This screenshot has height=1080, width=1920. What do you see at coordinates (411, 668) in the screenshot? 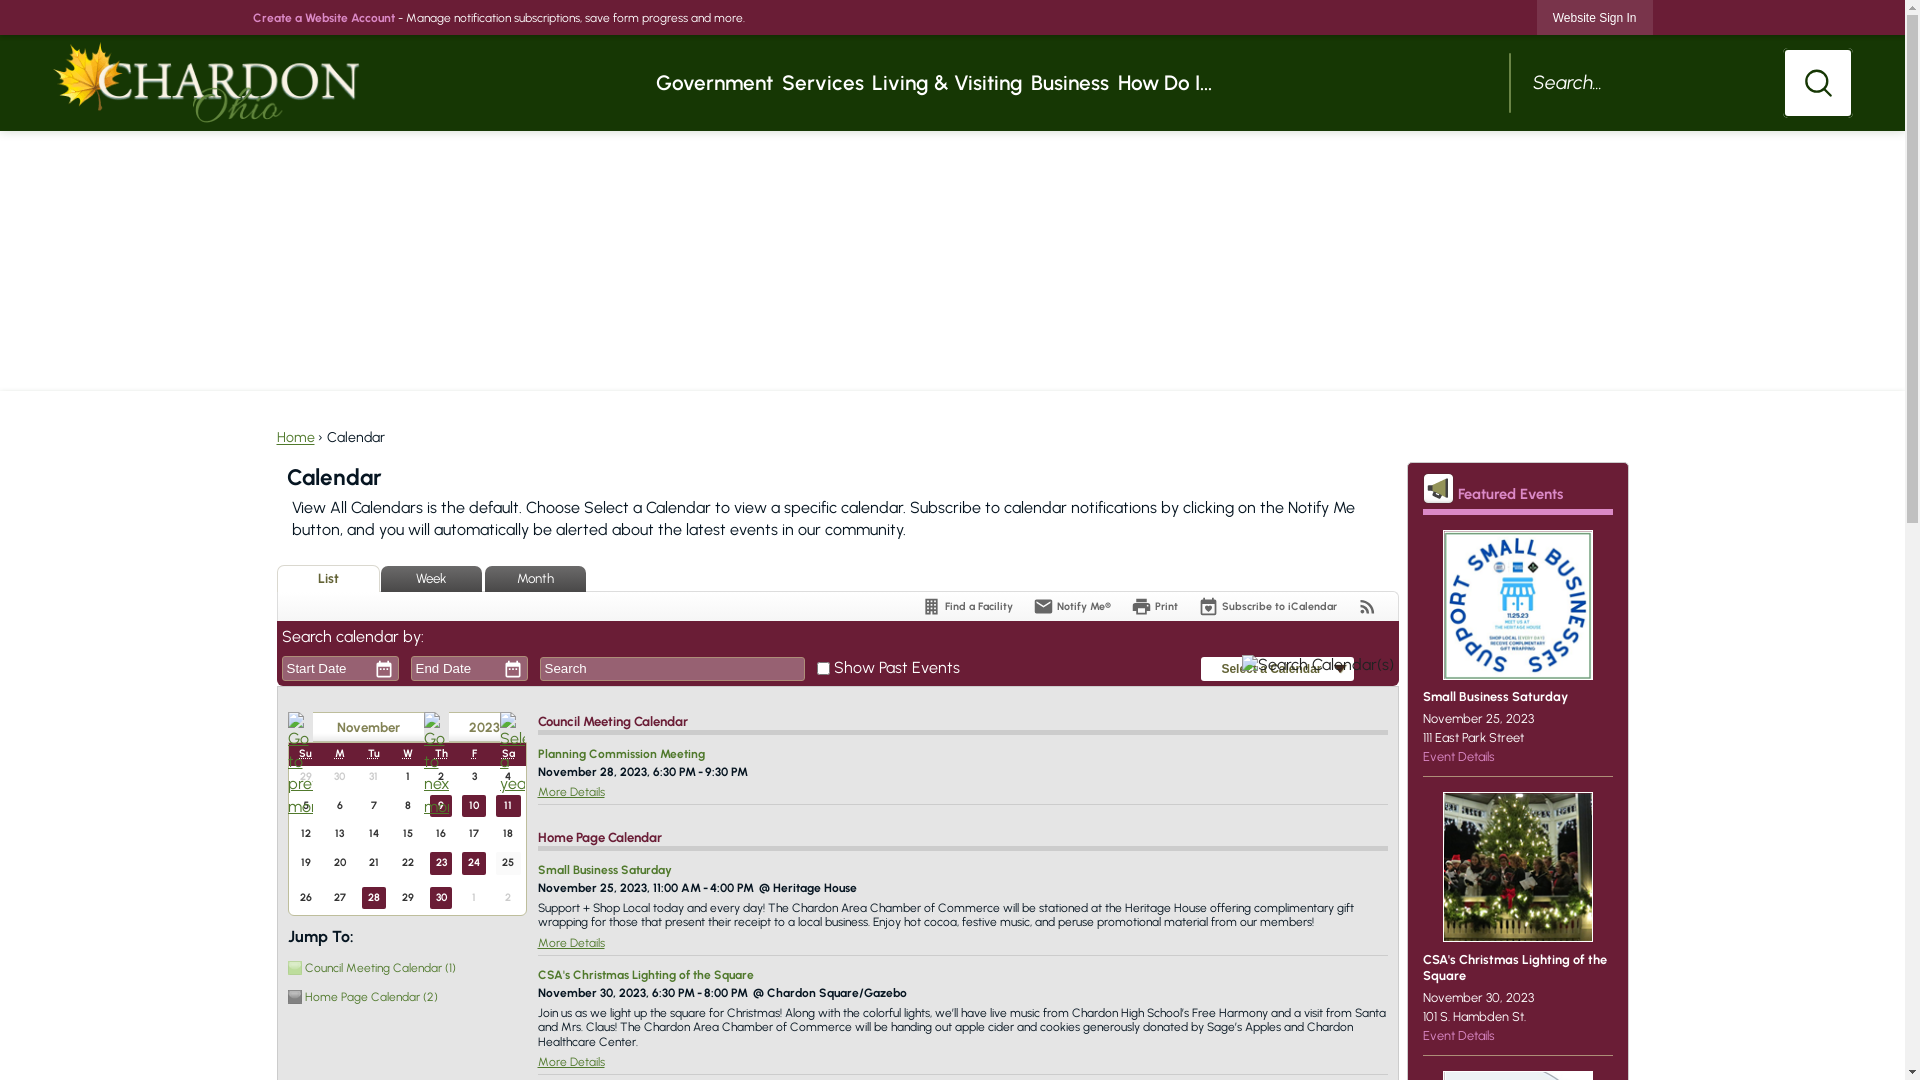
I see `'End Date'` at bounding box center [411, 668].